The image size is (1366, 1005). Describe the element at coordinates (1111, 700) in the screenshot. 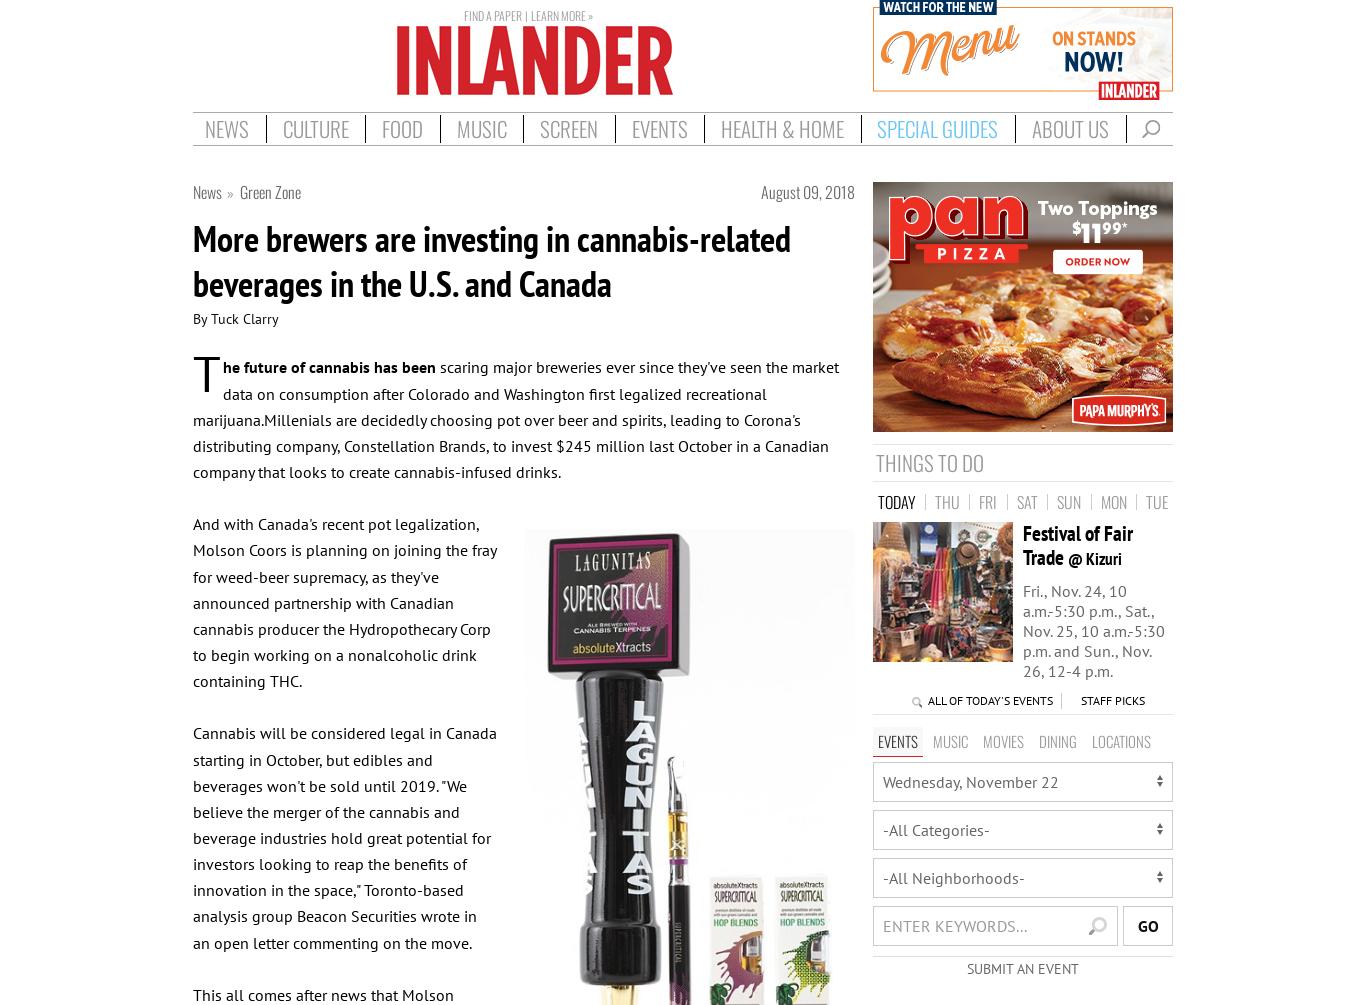

I see `'Staff Picks'` at that location.